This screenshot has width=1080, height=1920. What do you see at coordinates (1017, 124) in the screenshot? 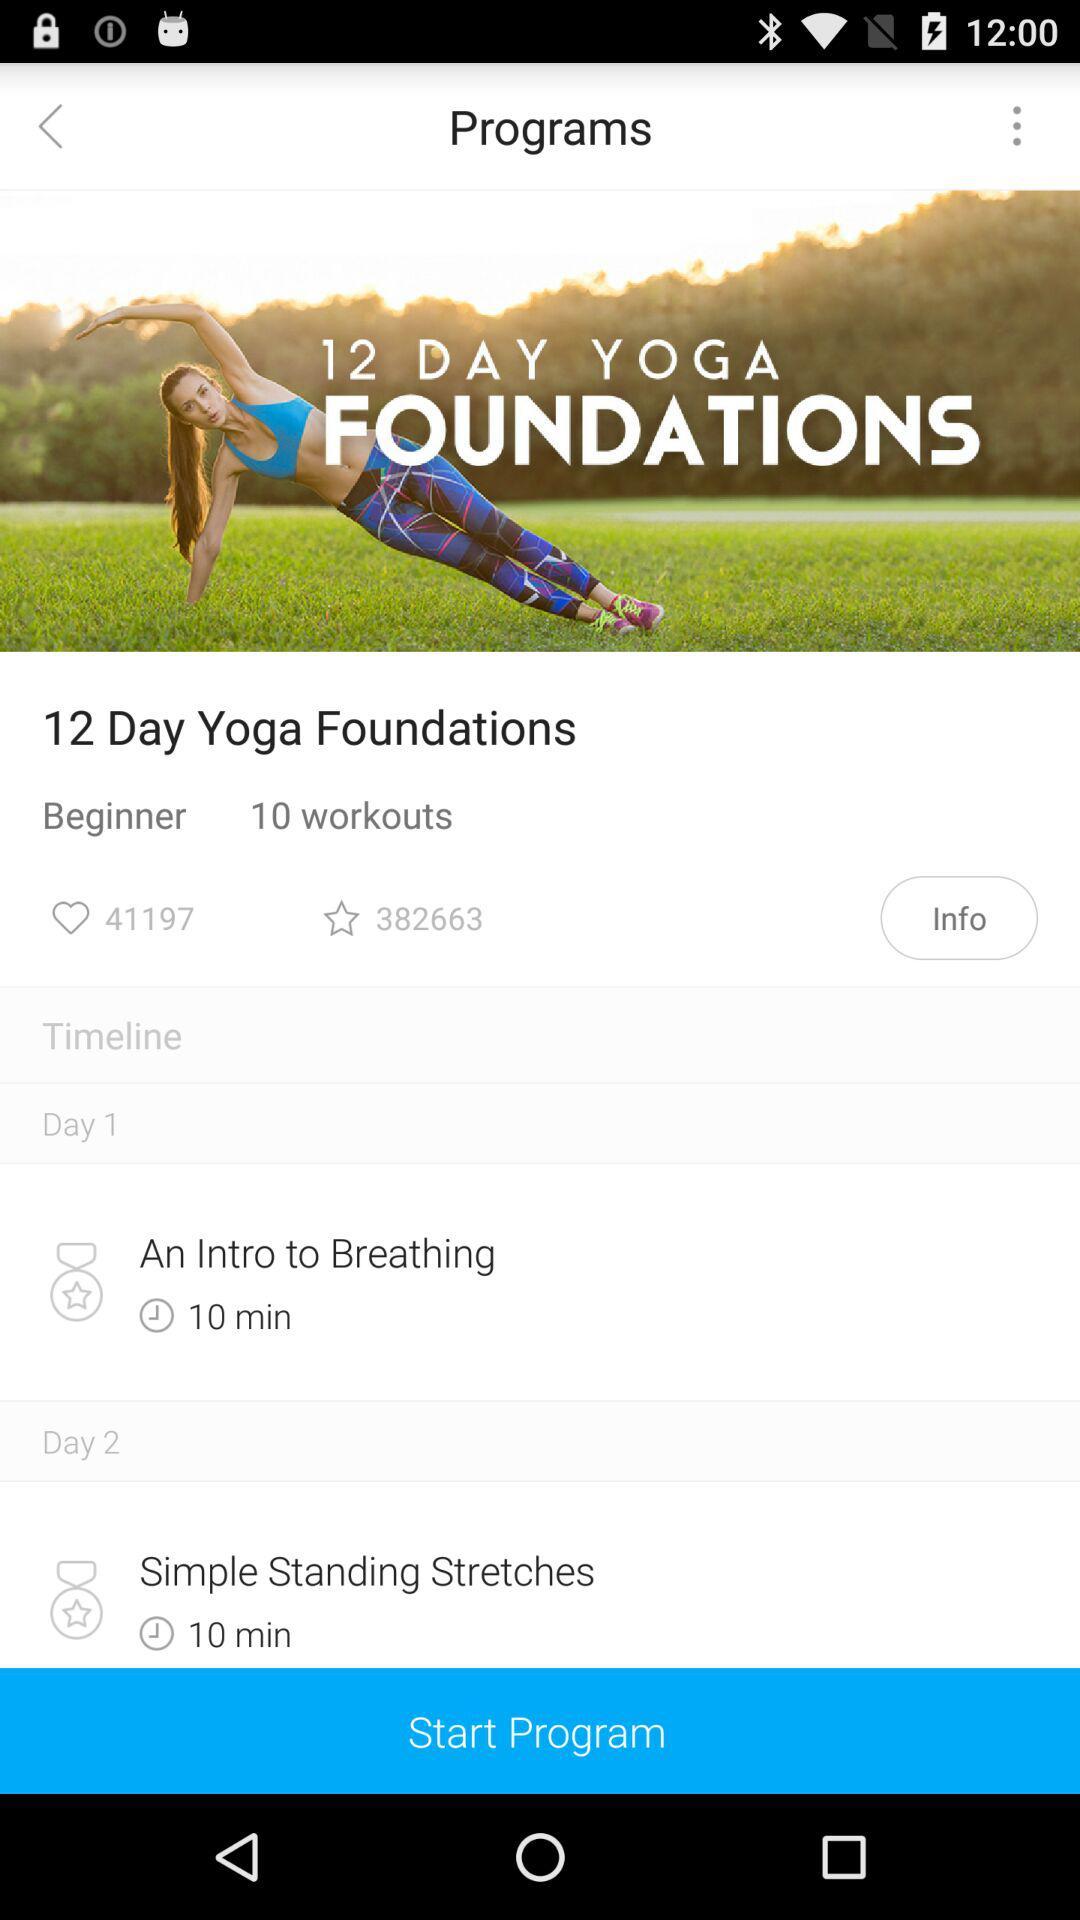
I see `see more settings` at bounding box center [1017, 124].